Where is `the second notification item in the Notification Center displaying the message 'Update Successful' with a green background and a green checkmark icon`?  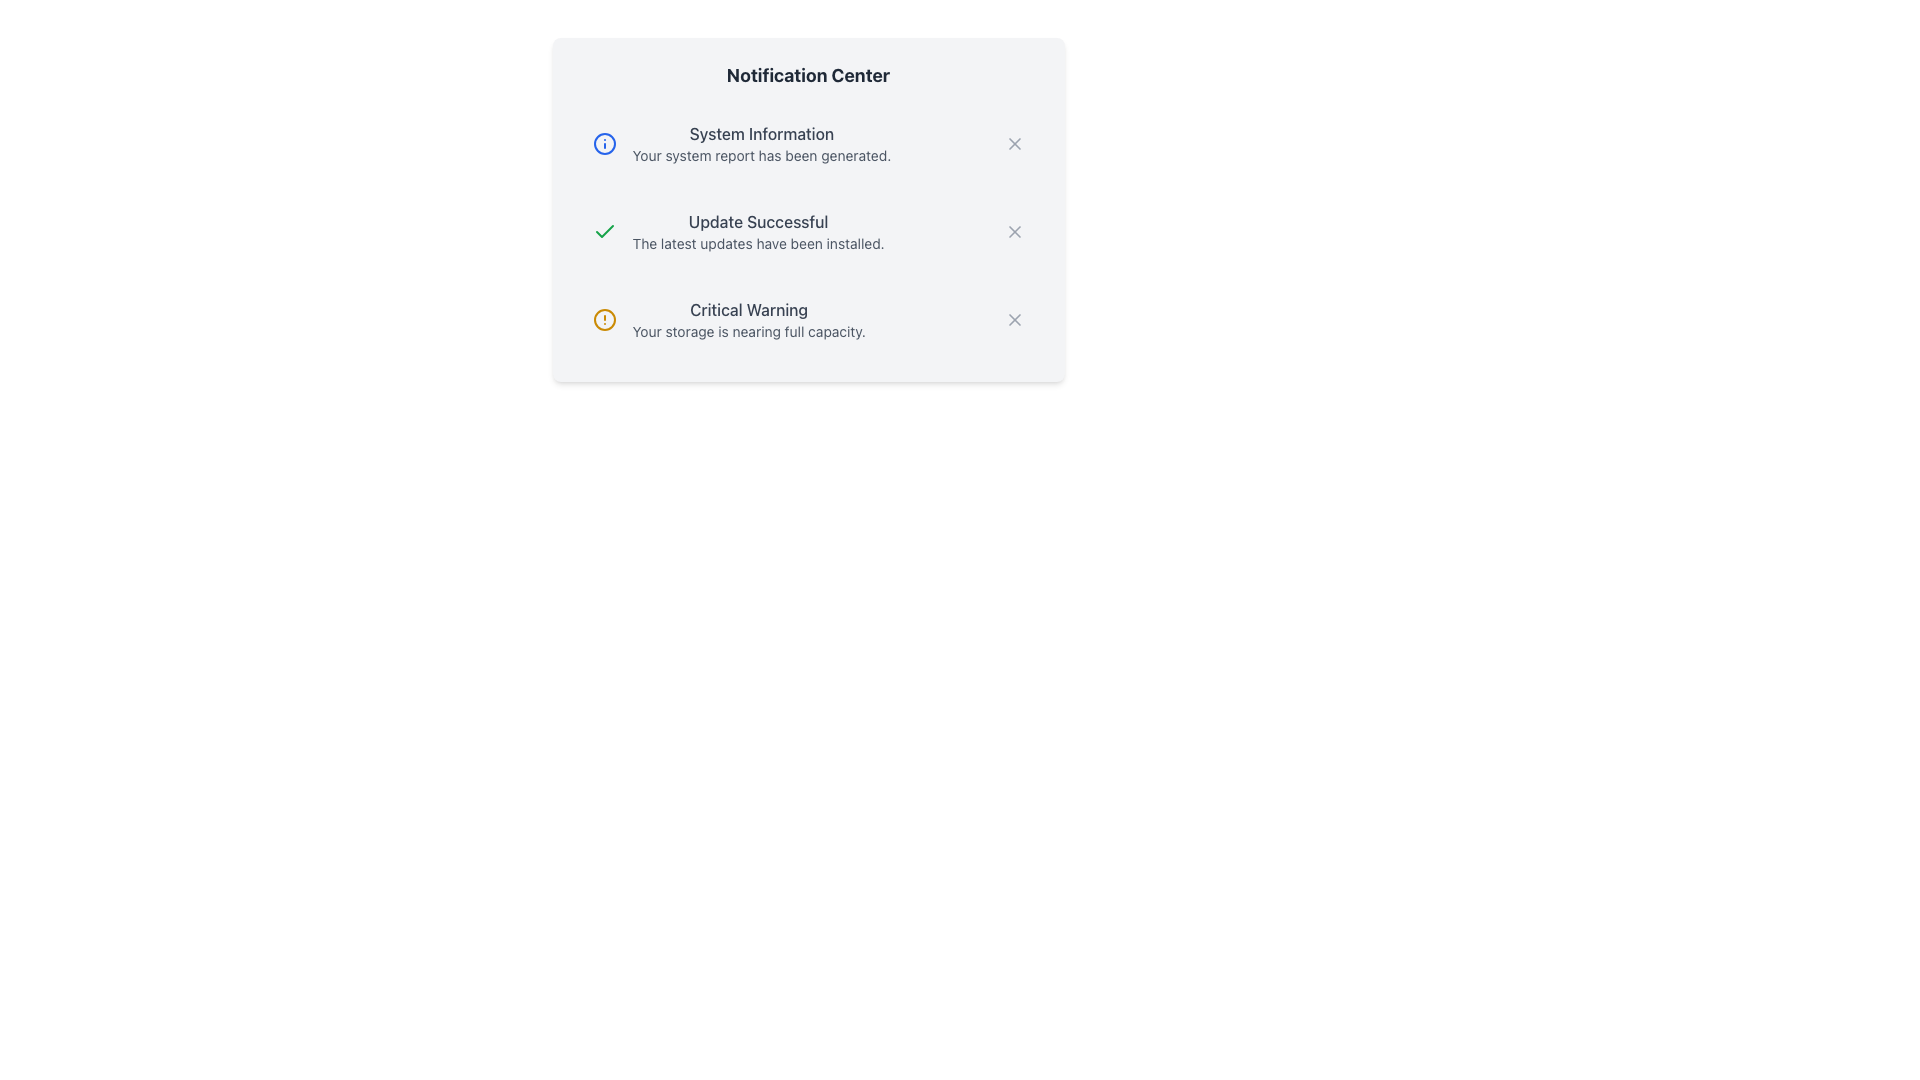
the second notification item in the Notification Center displaying the message 'Update Successful' with a green background and a green checkmark icon is located at coordinates (808, 230).